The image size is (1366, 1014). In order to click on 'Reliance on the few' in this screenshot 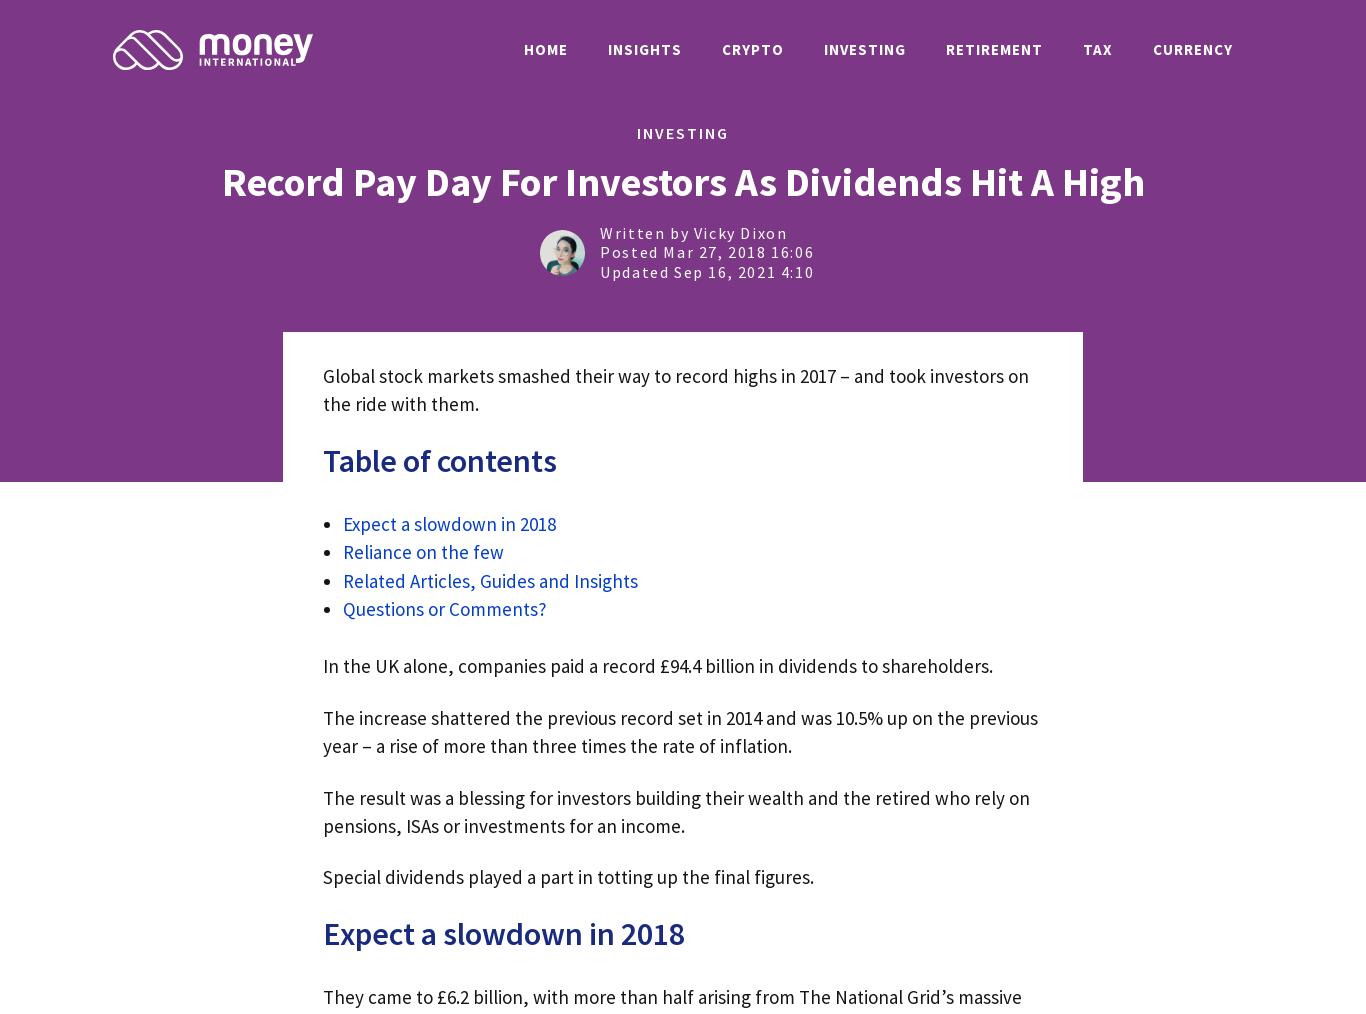, I will do `click(422, 551)`.